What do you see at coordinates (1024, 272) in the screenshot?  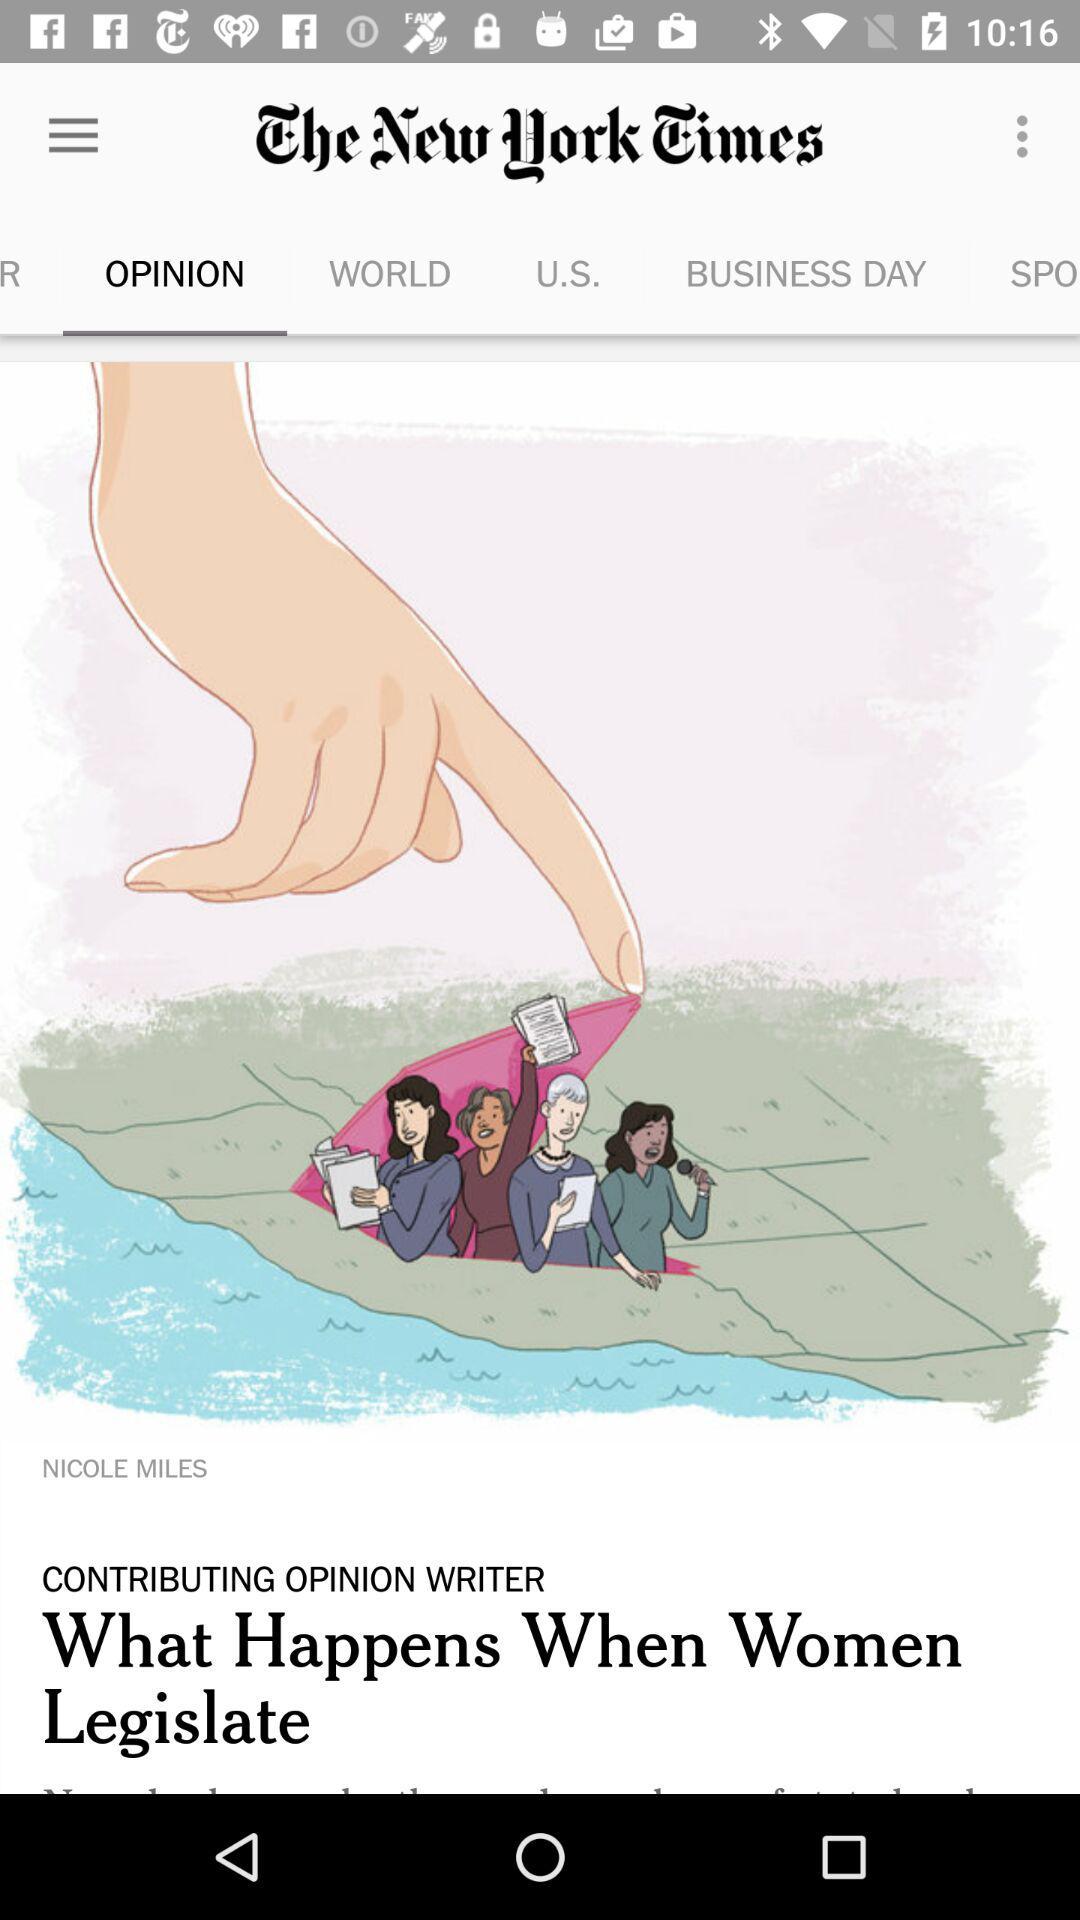 I see `the item next to business day` at bounding box center [1024, 272].